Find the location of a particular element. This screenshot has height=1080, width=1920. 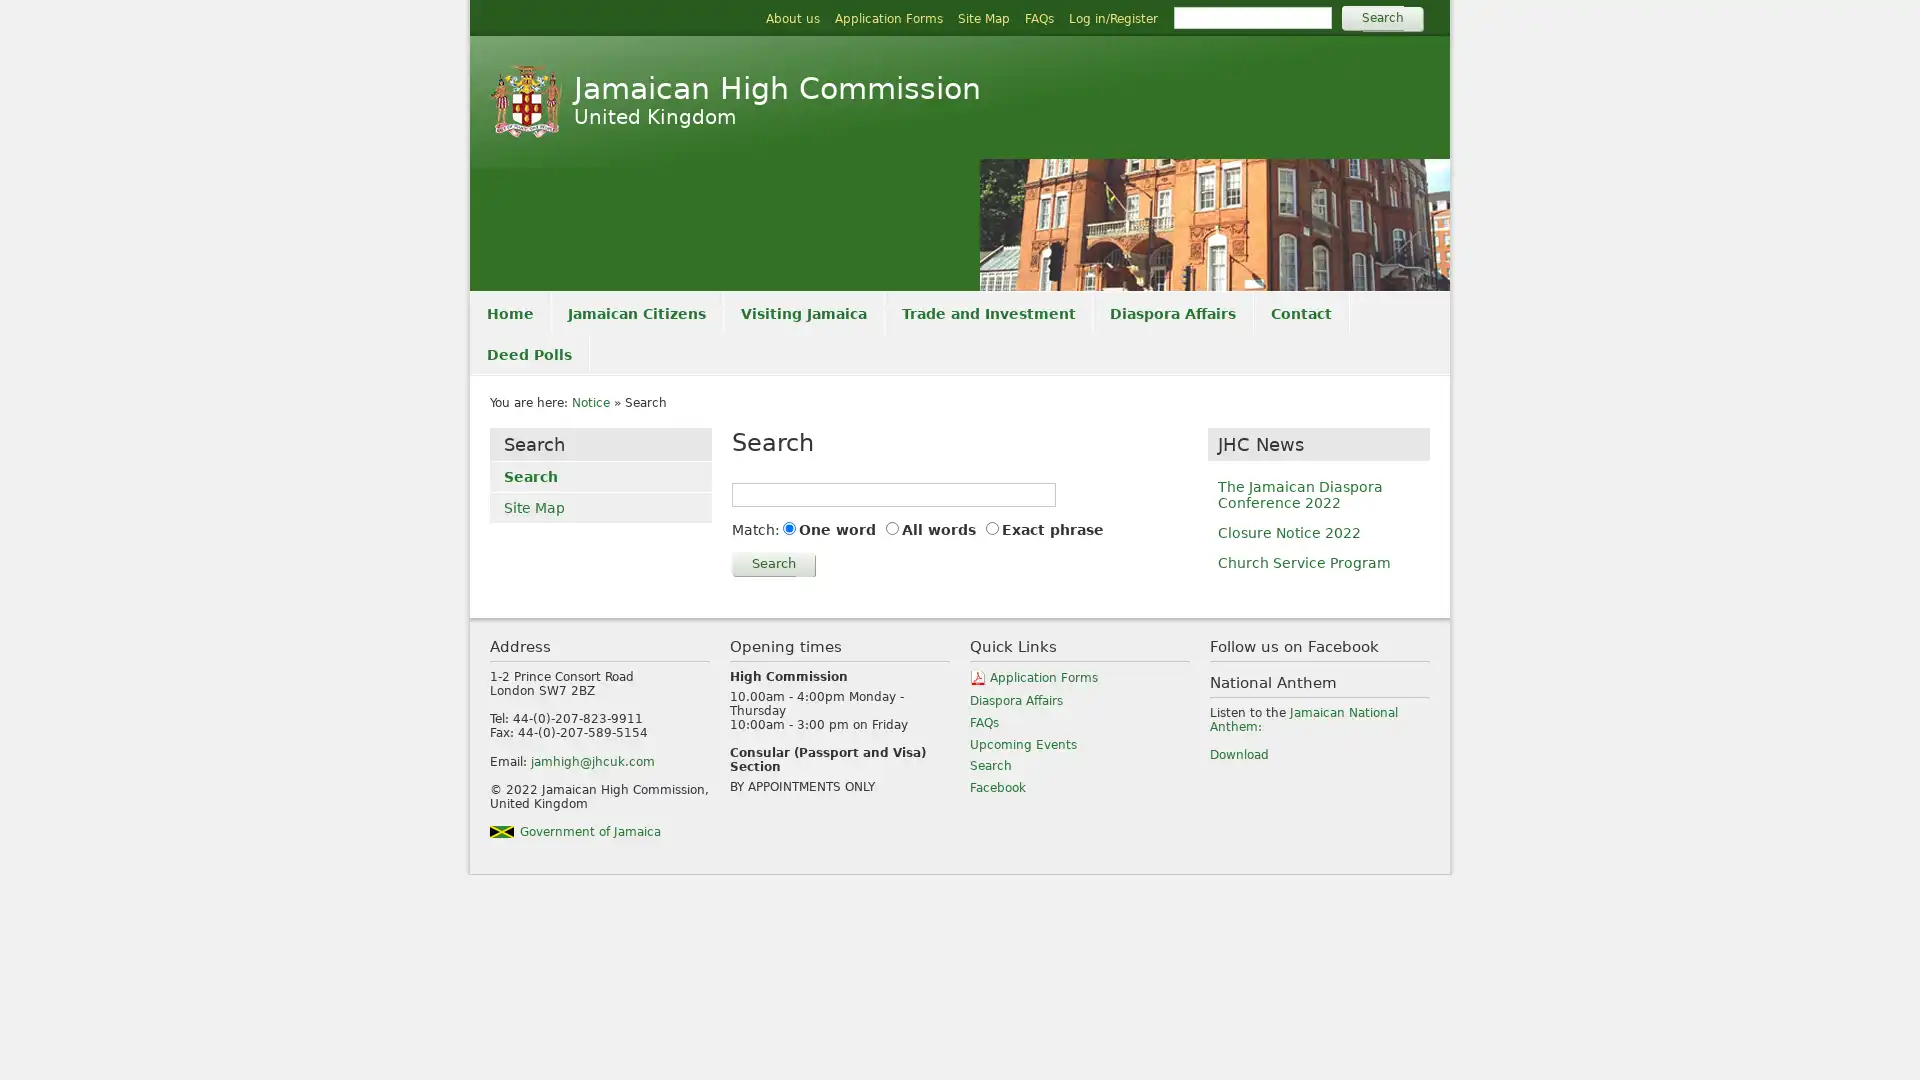

Search is located at coordinates (1381, 19).